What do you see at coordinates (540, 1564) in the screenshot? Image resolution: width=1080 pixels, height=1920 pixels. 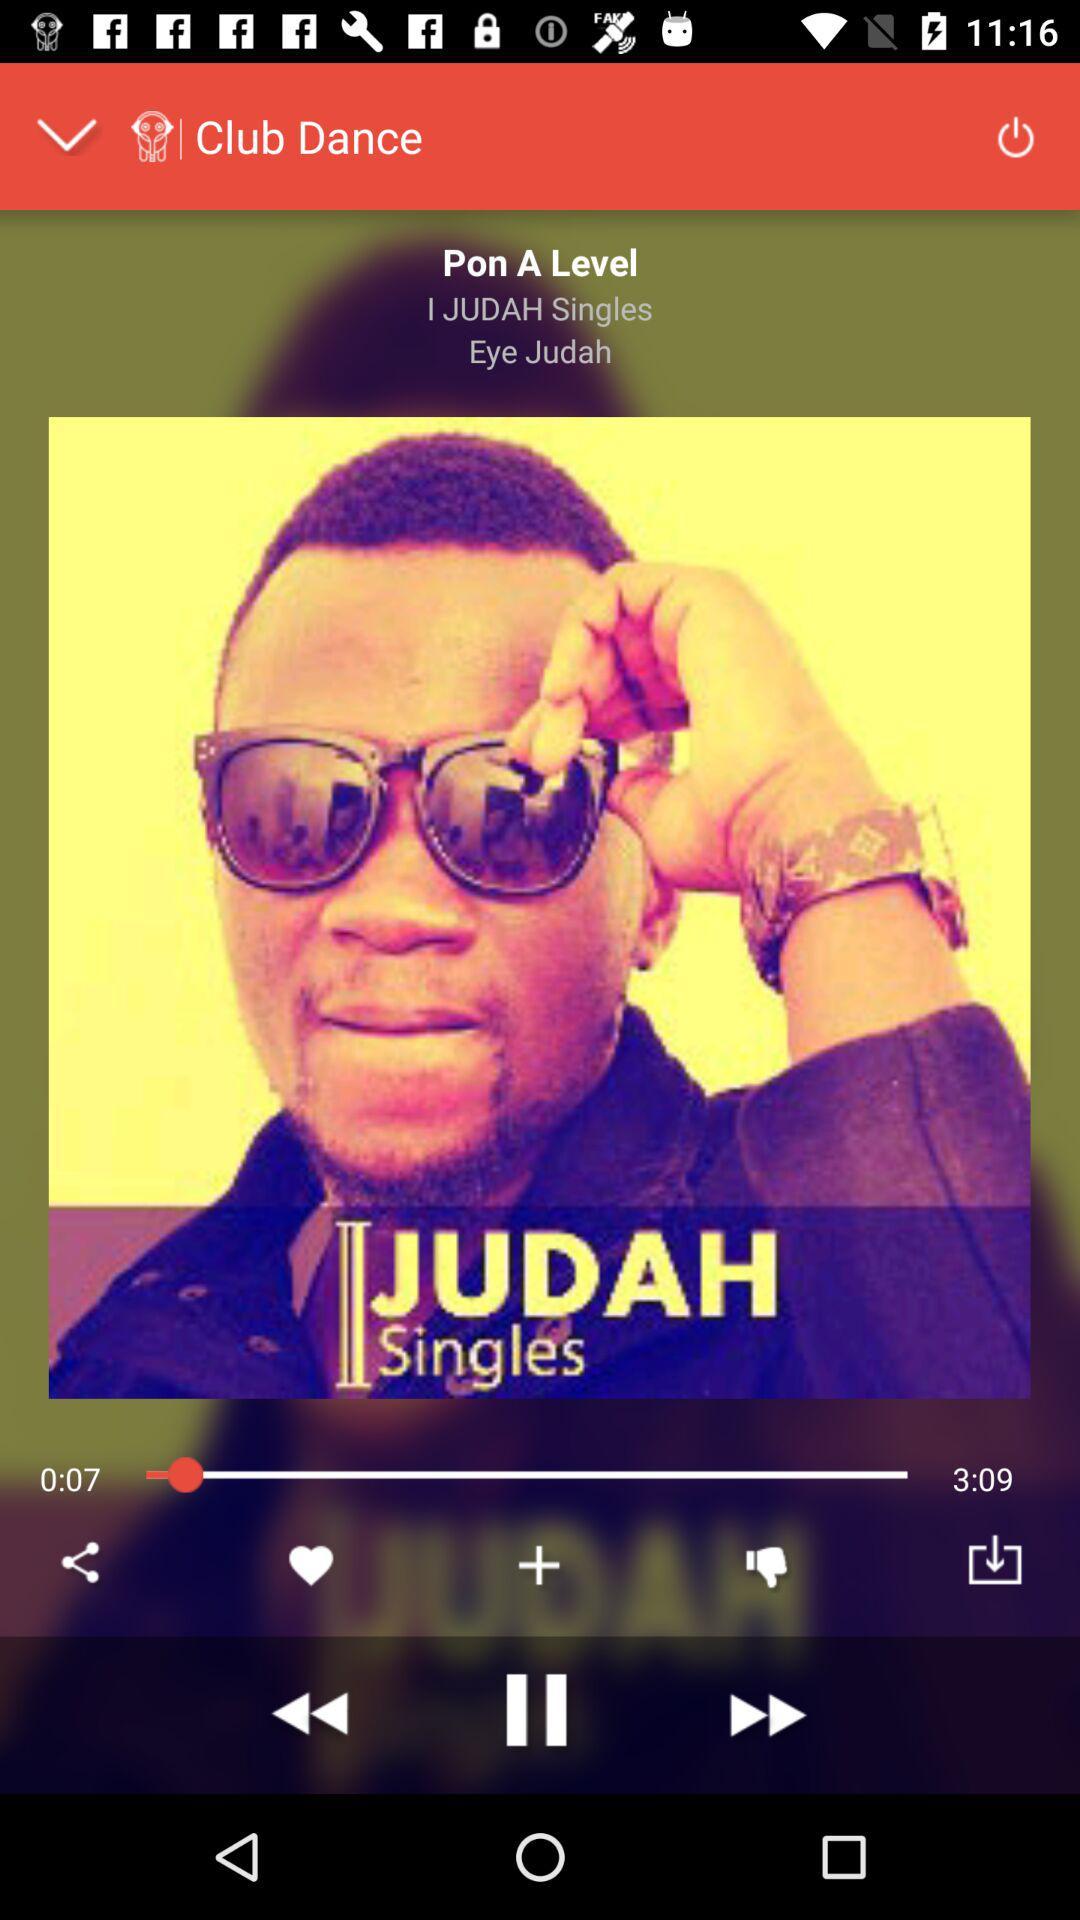 I see `the add icon` at bounding box center [540, 1564].